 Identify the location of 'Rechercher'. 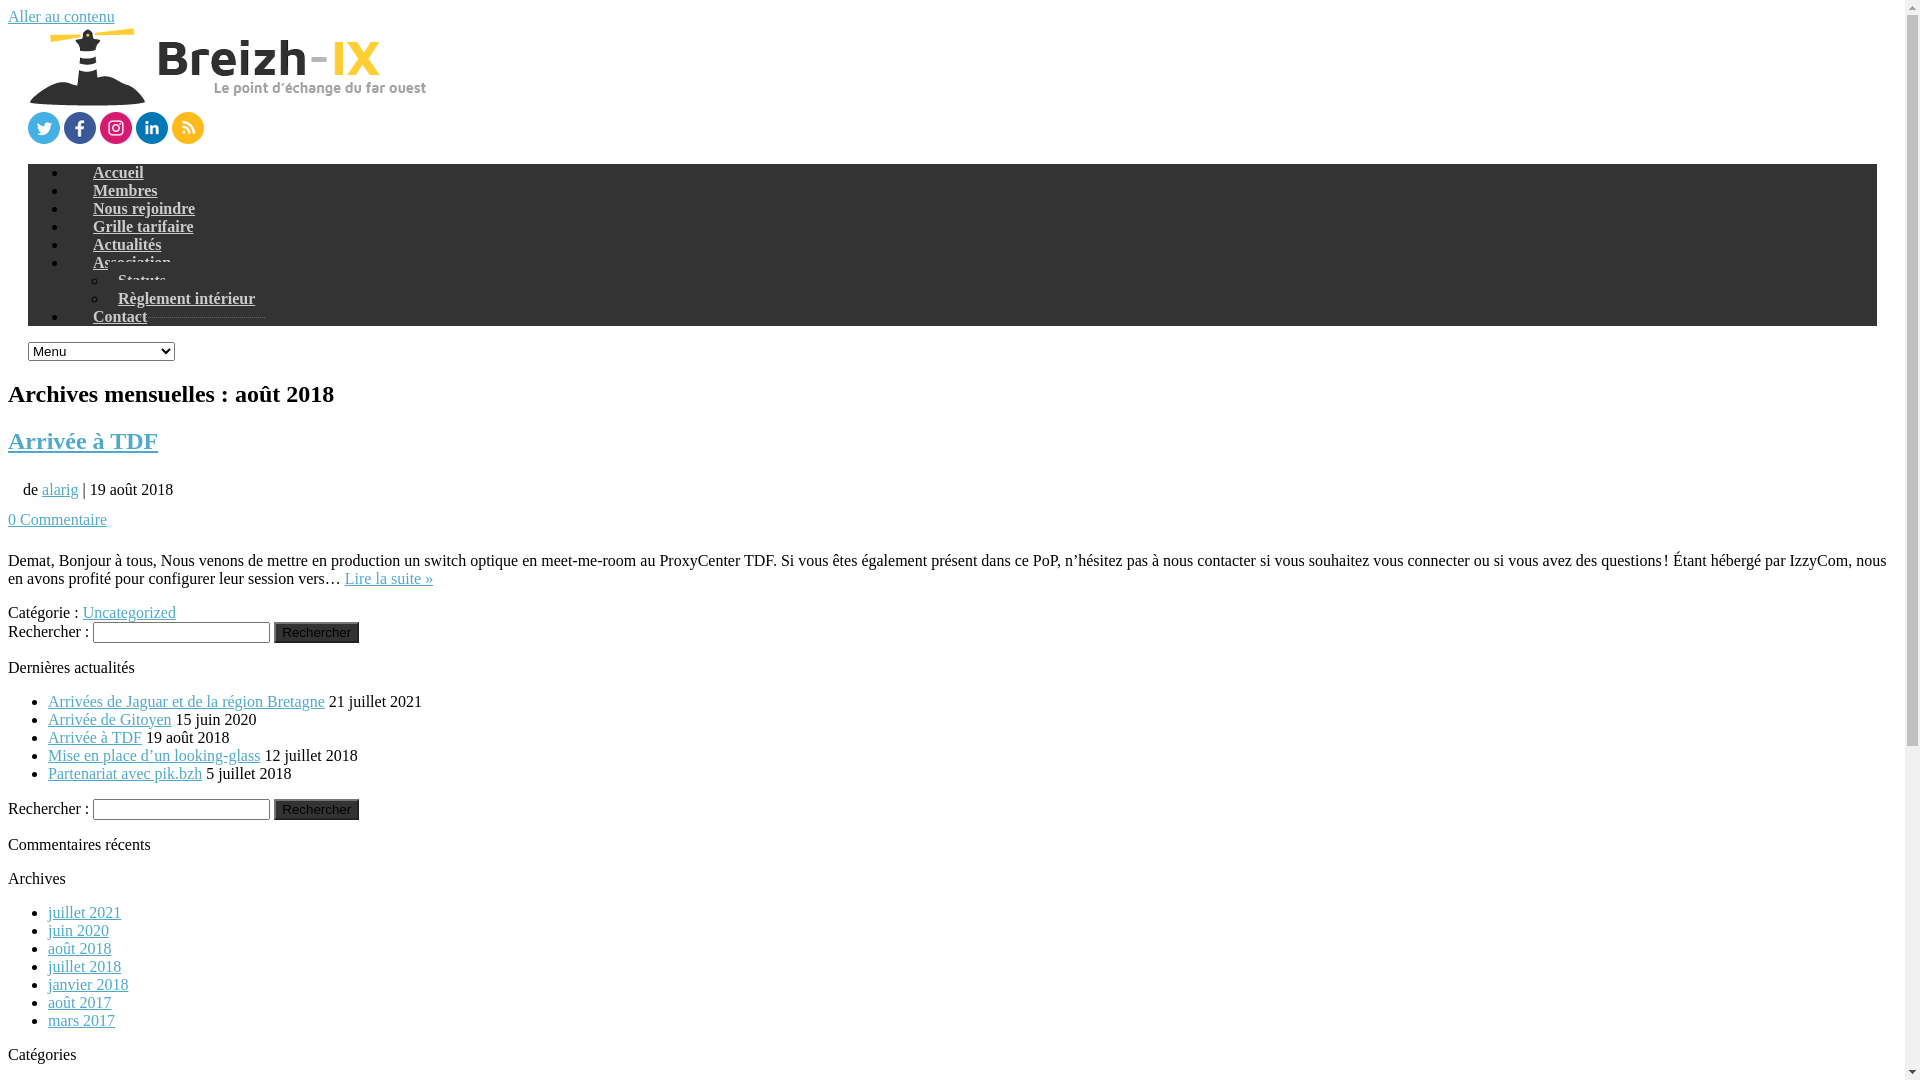
(315, 807).